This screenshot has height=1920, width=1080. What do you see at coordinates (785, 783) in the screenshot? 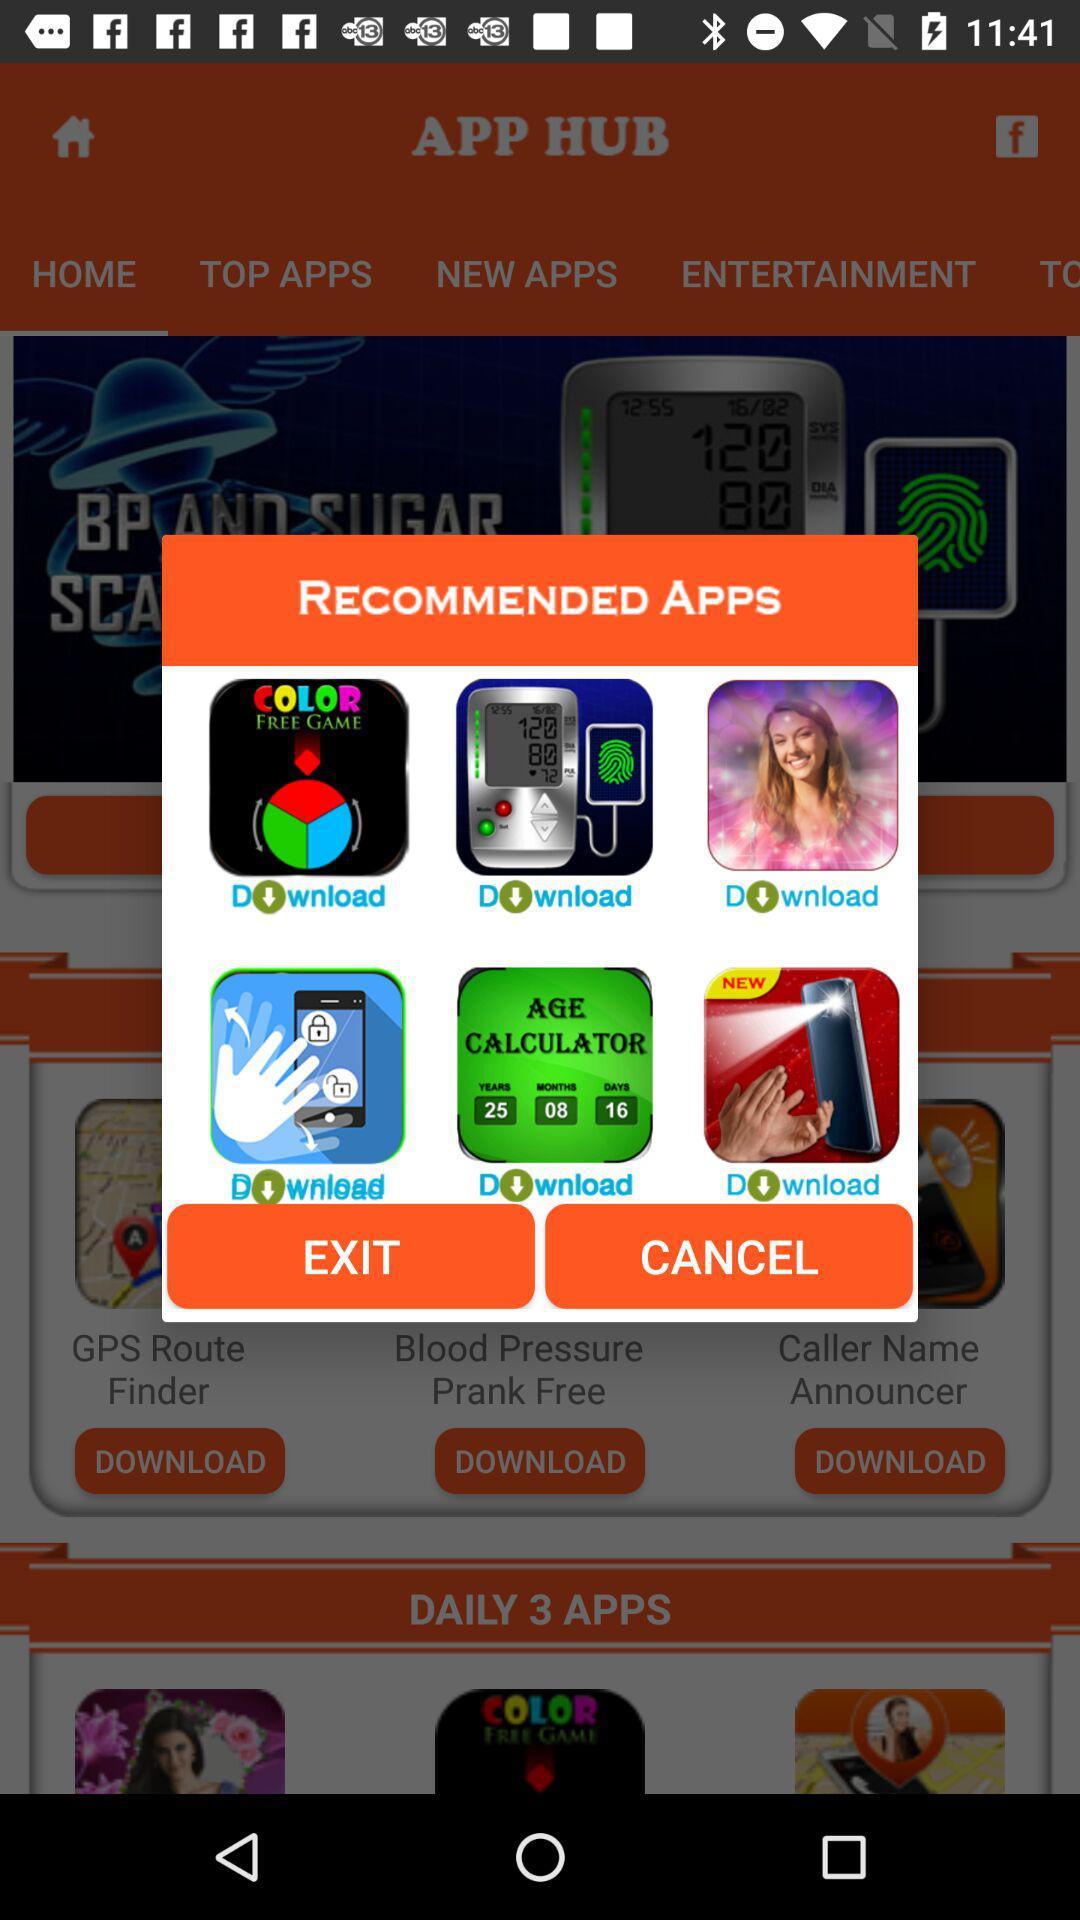
I see `thre app` at bounding box center [785, 783].